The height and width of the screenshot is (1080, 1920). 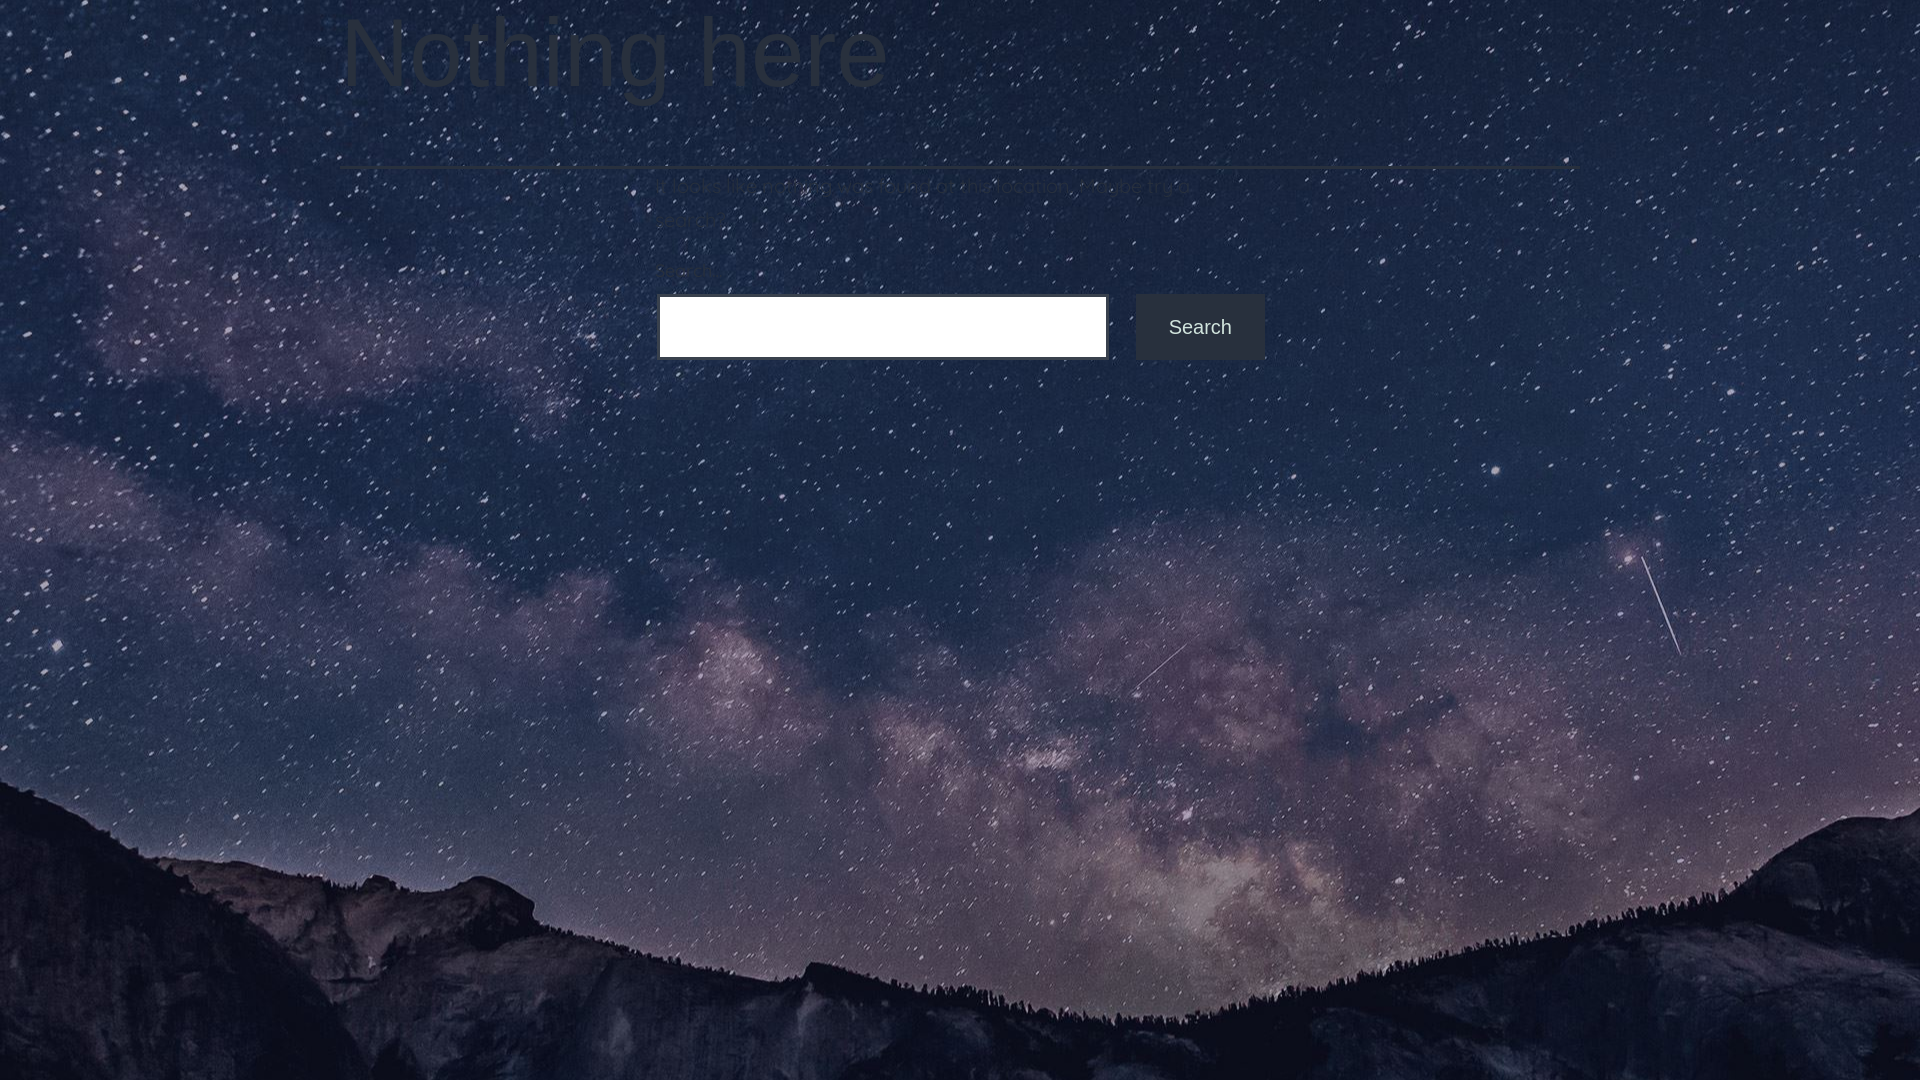 I want to click on 'Search', so click(x=1136, y=326).